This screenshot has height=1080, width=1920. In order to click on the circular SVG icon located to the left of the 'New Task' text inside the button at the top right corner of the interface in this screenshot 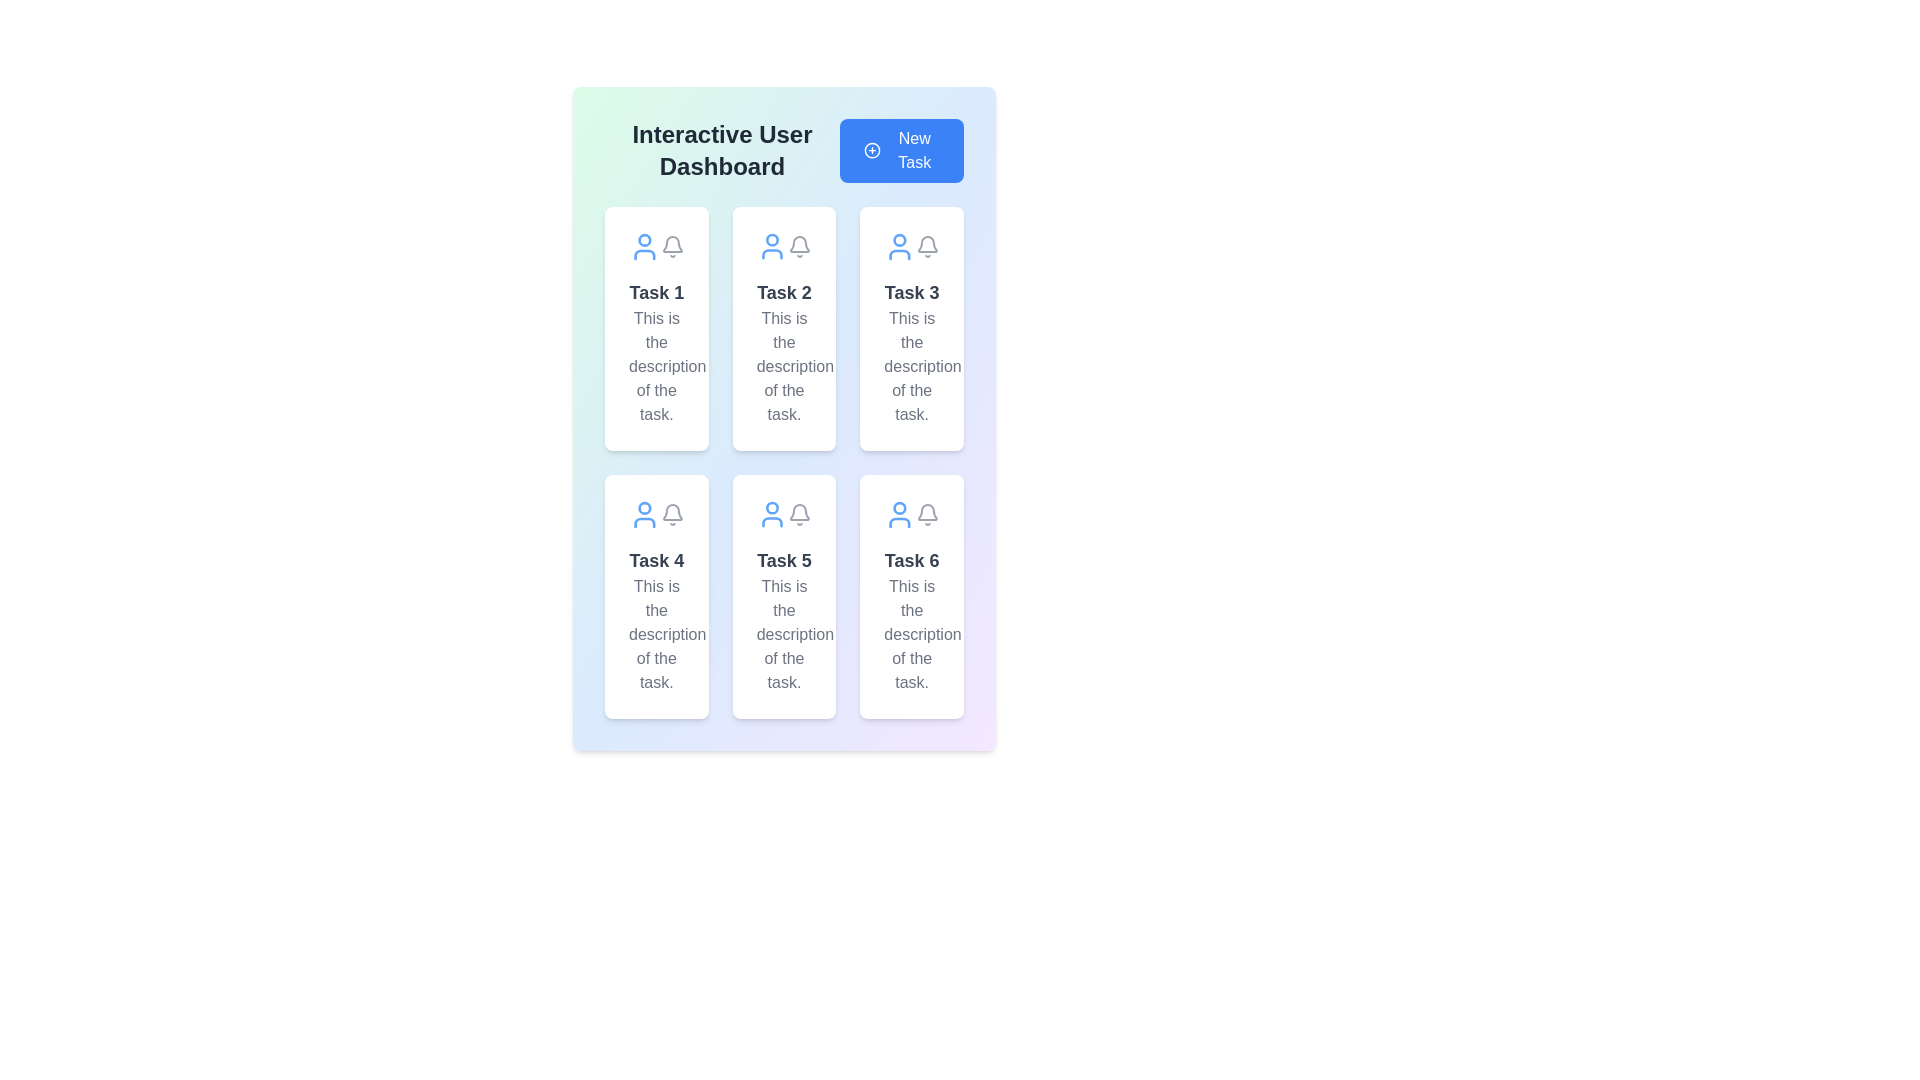, I will do `click(872, 149)`.